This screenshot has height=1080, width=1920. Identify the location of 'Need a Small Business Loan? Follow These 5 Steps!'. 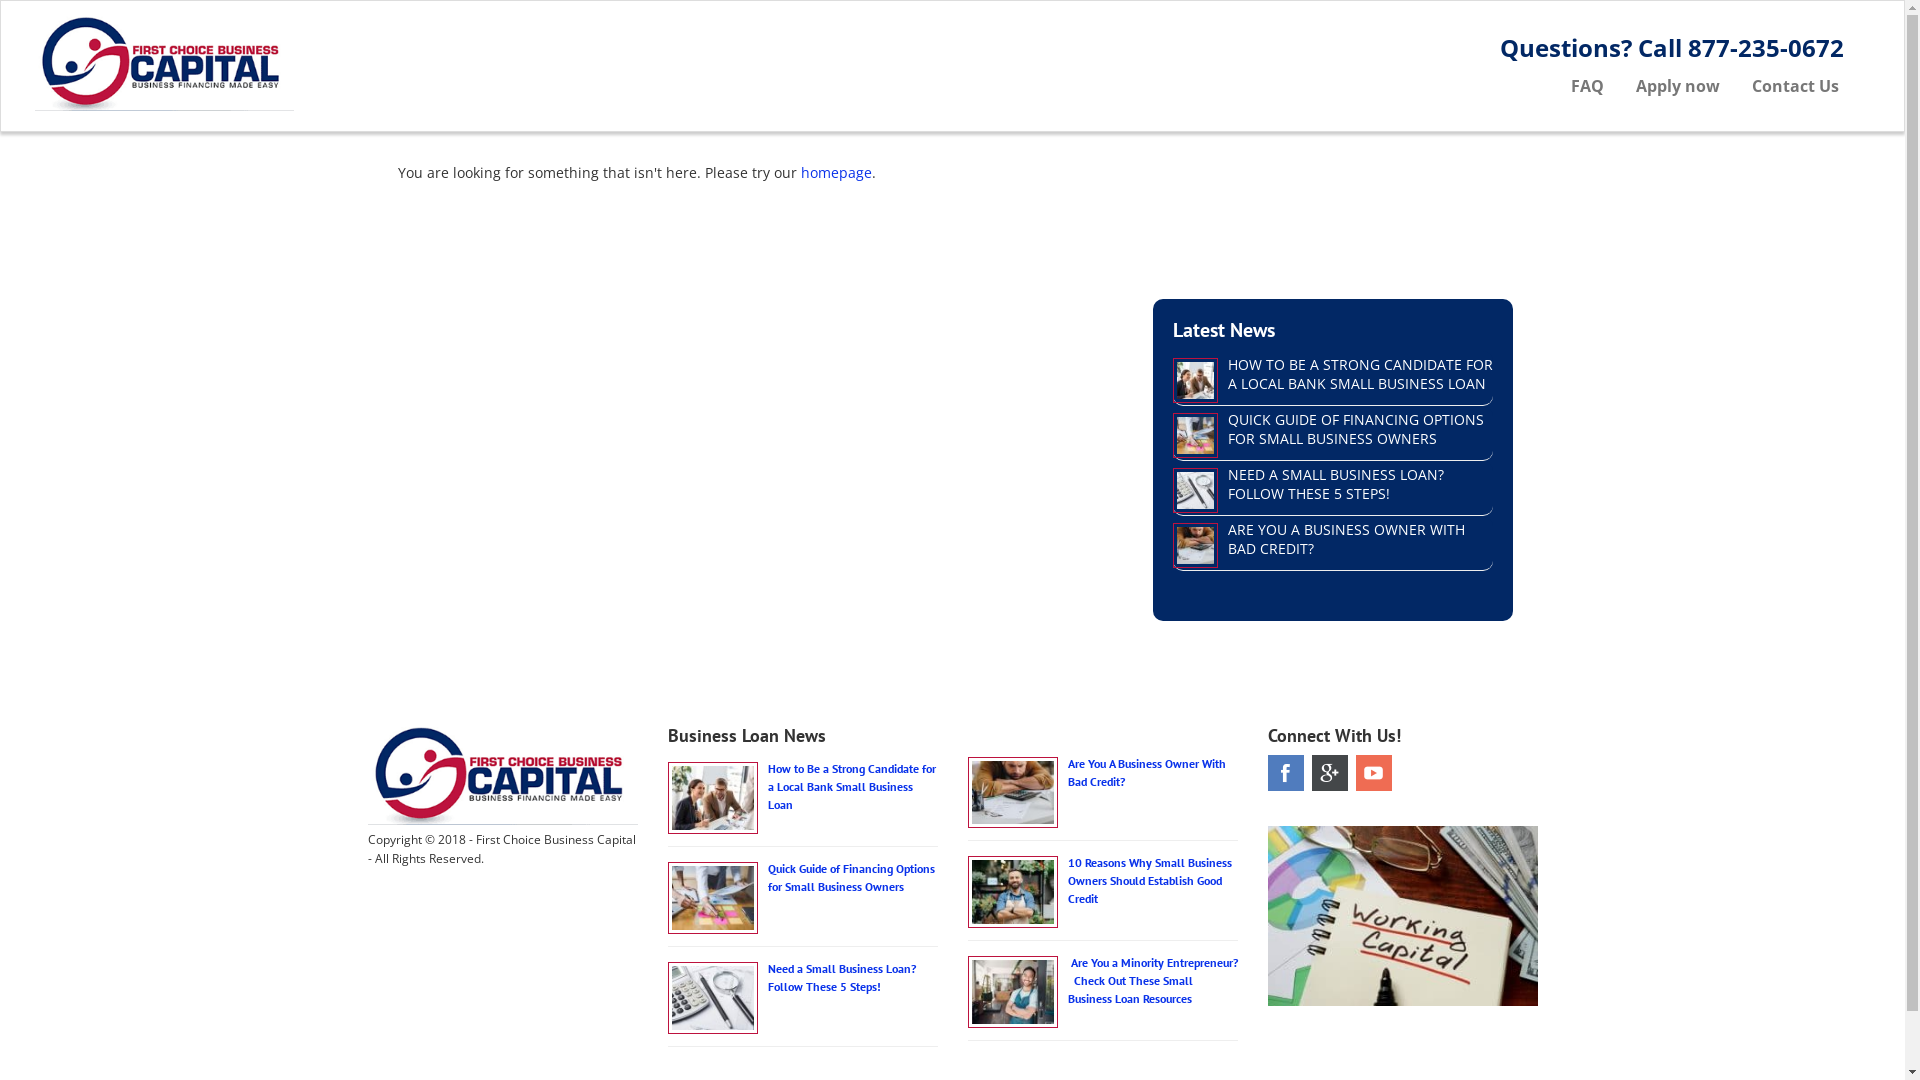
(767, 976).